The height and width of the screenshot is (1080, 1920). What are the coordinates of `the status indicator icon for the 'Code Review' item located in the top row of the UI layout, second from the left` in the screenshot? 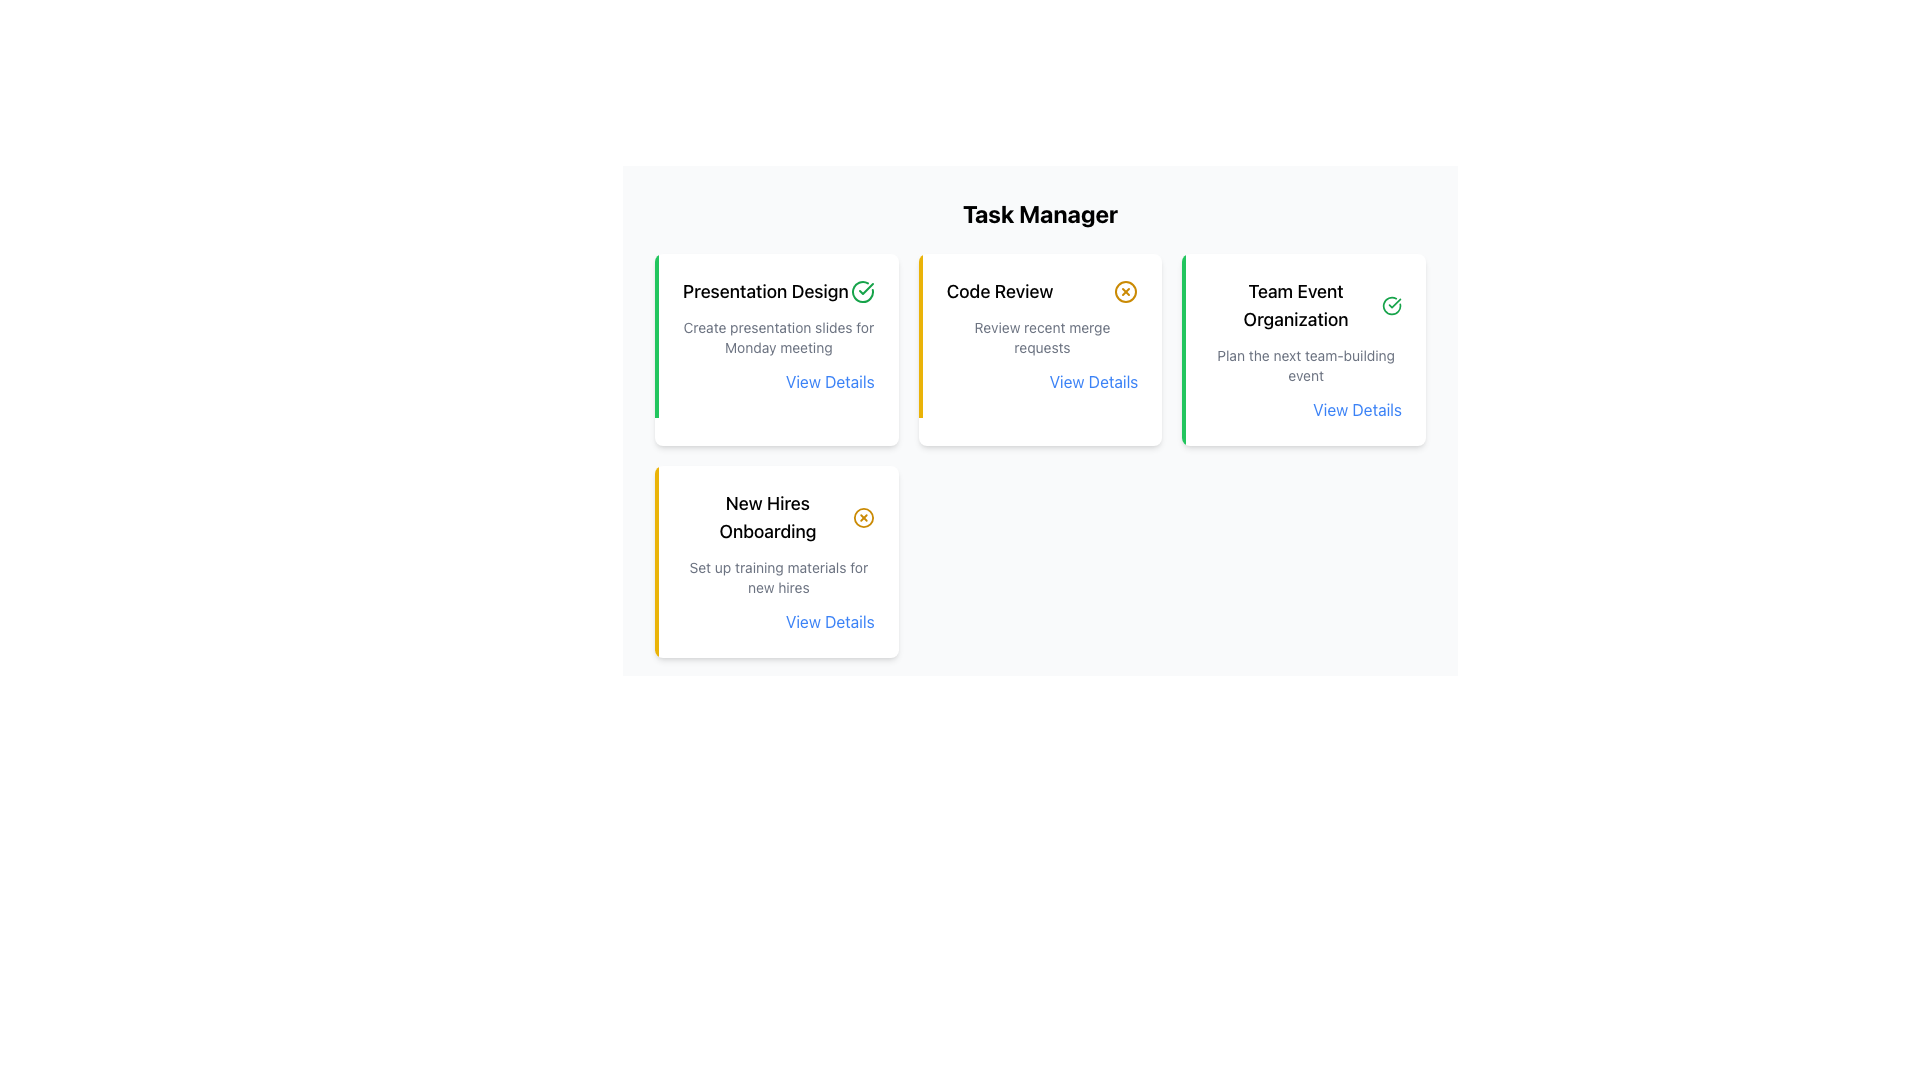 It's located at (1126, 292).